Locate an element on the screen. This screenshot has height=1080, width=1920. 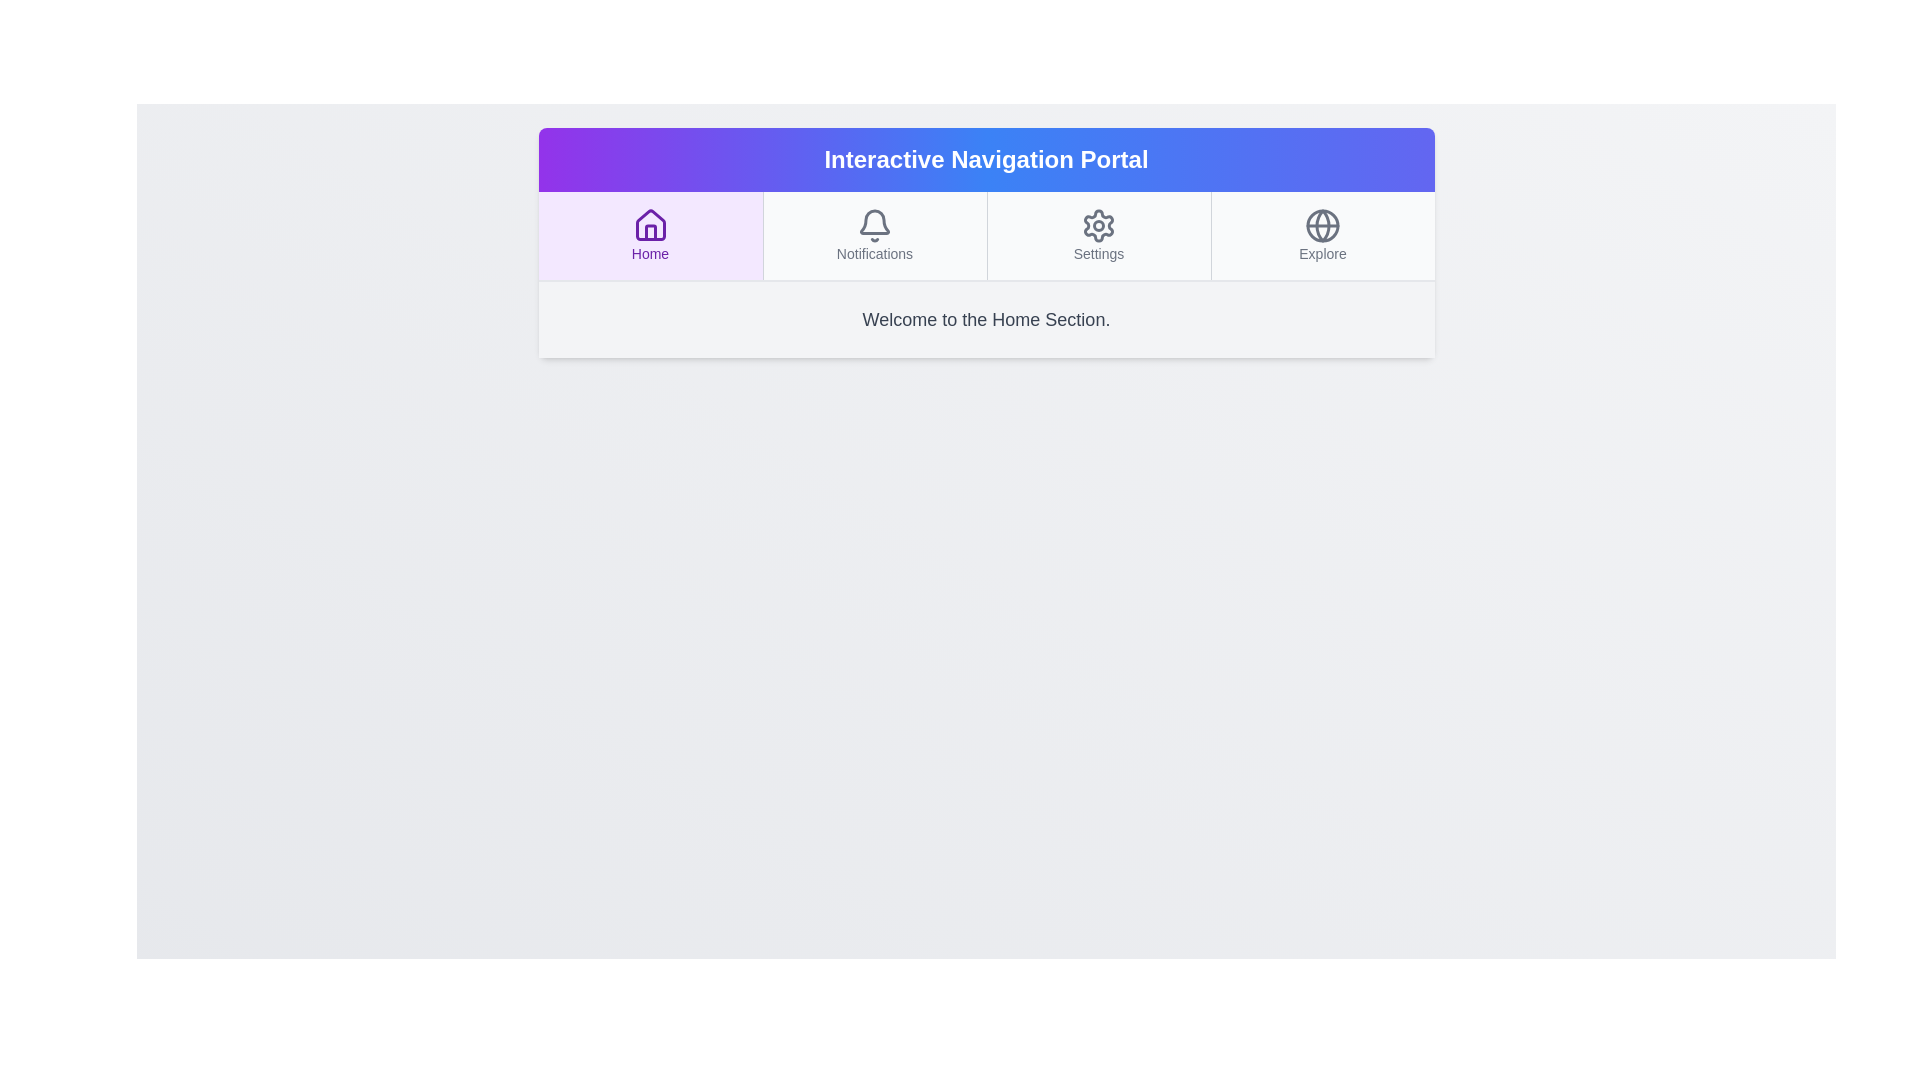
the settings navigation button, which is the third item in a group of four navigation options is located at coordinates (1097, 234).